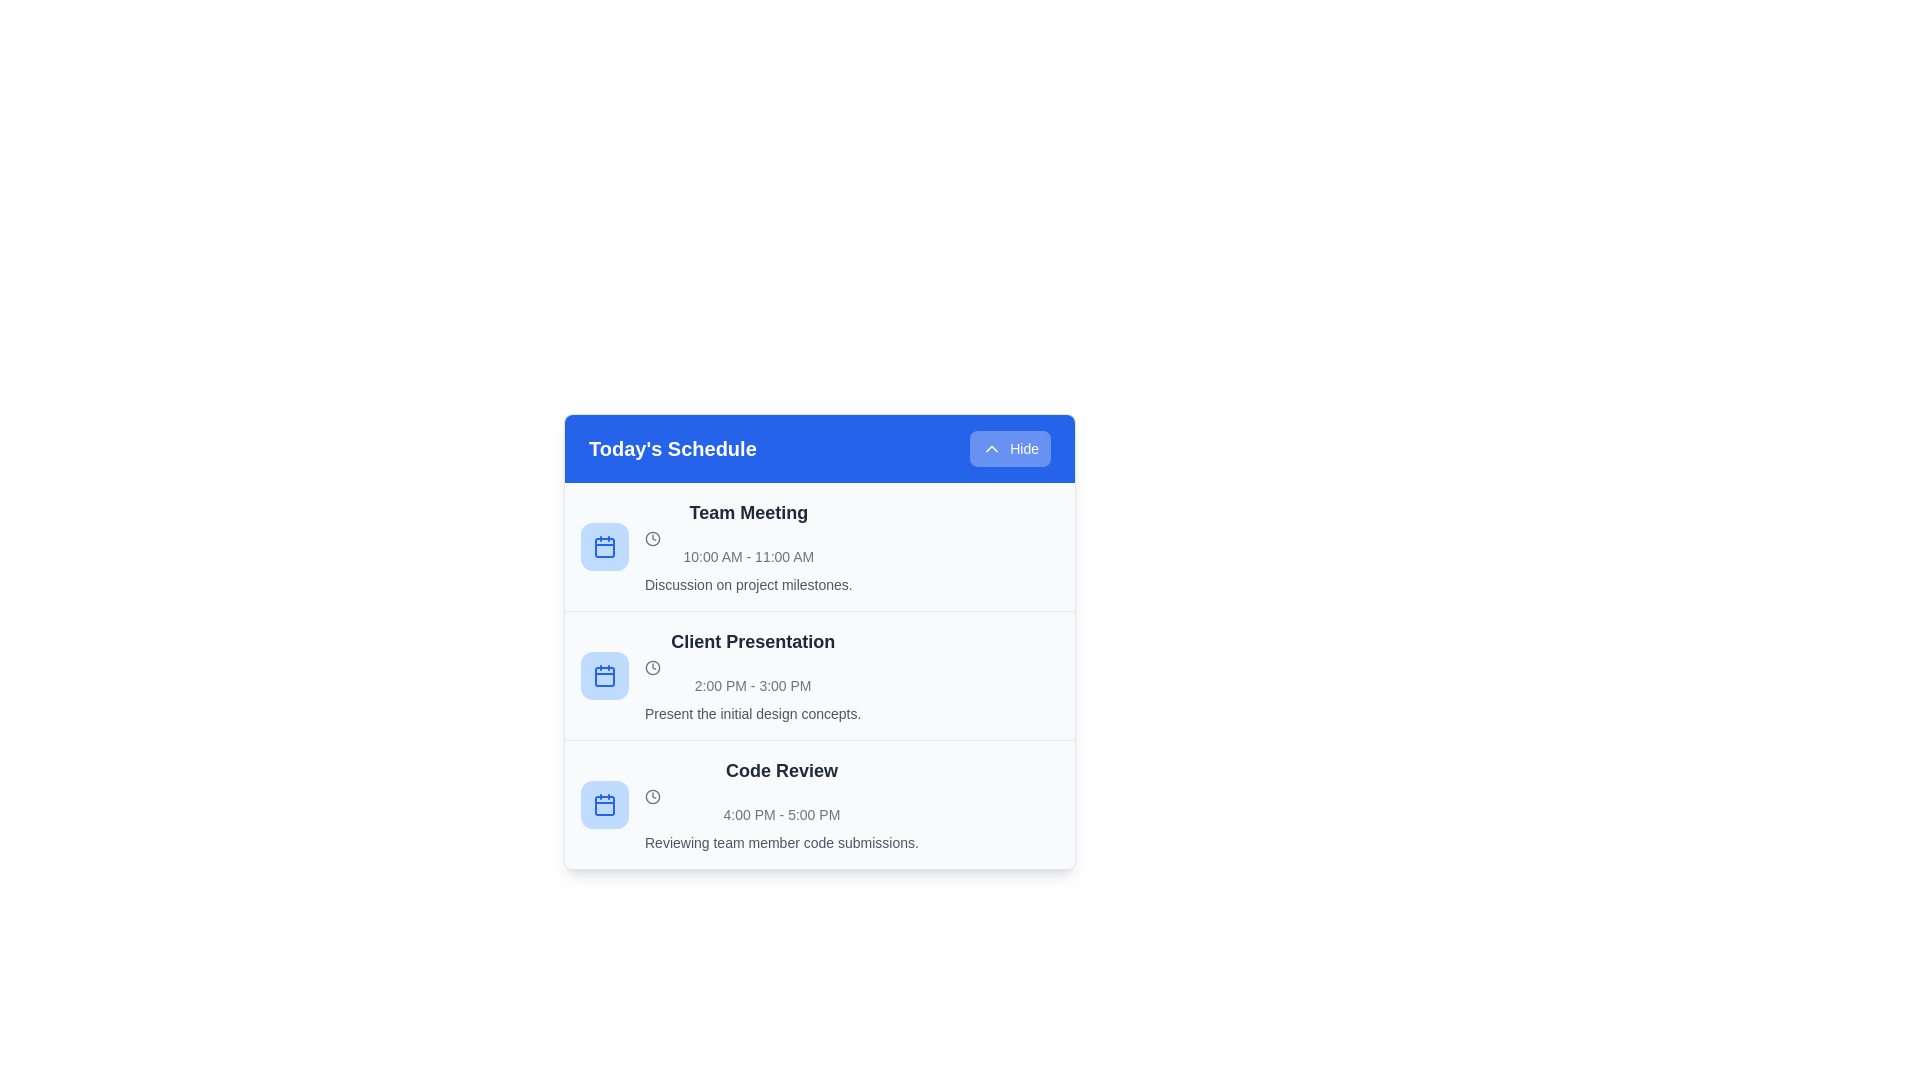 The width and height of the screenshot is (1920, 1080). What do you see at coordinates (652, 667) in the screenshot?
I see `the circular clock icon with a minimalist design, outlined in black, located in the 'Client Presentation' section next to the time information ('2:00 PM - 3:00 PM')` at bounding box center [652, 667].